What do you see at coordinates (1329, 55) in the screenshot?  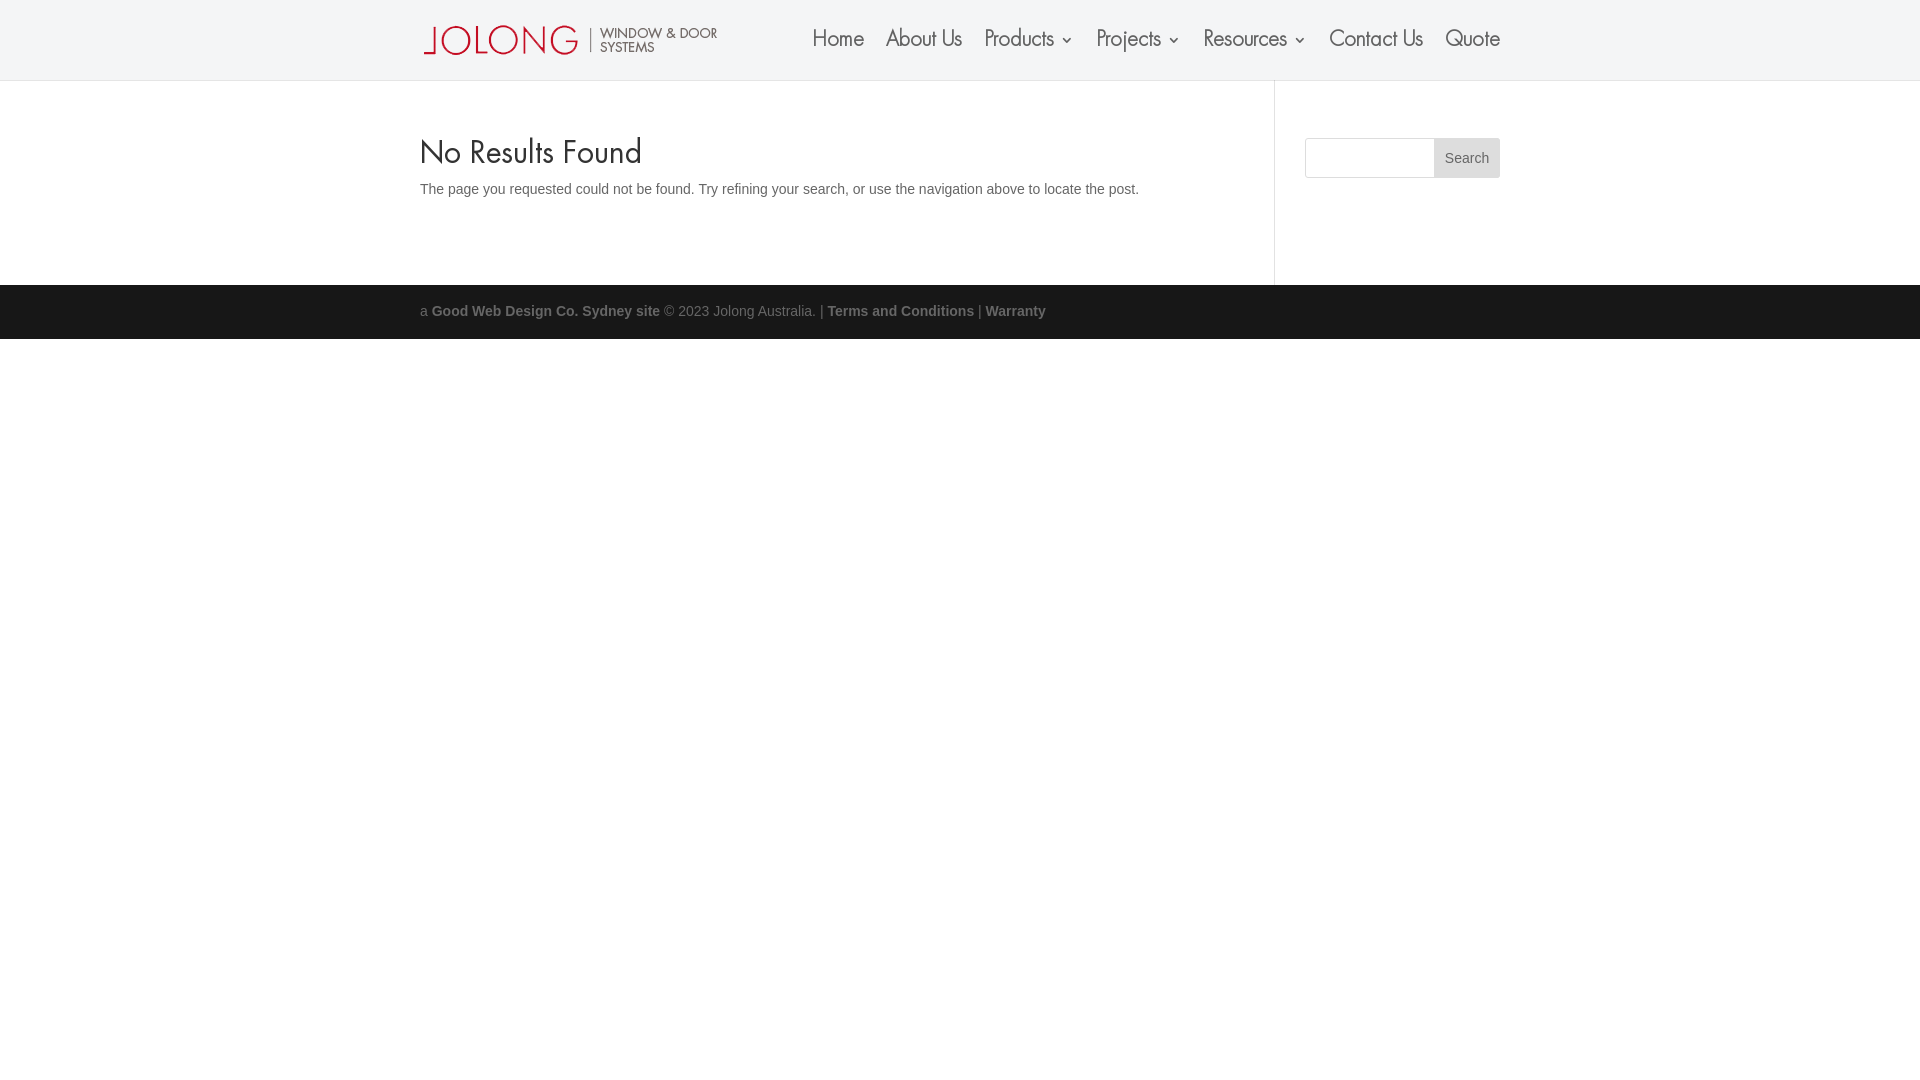 I see `'Contact Us'` at bounding box center [1329, 55].